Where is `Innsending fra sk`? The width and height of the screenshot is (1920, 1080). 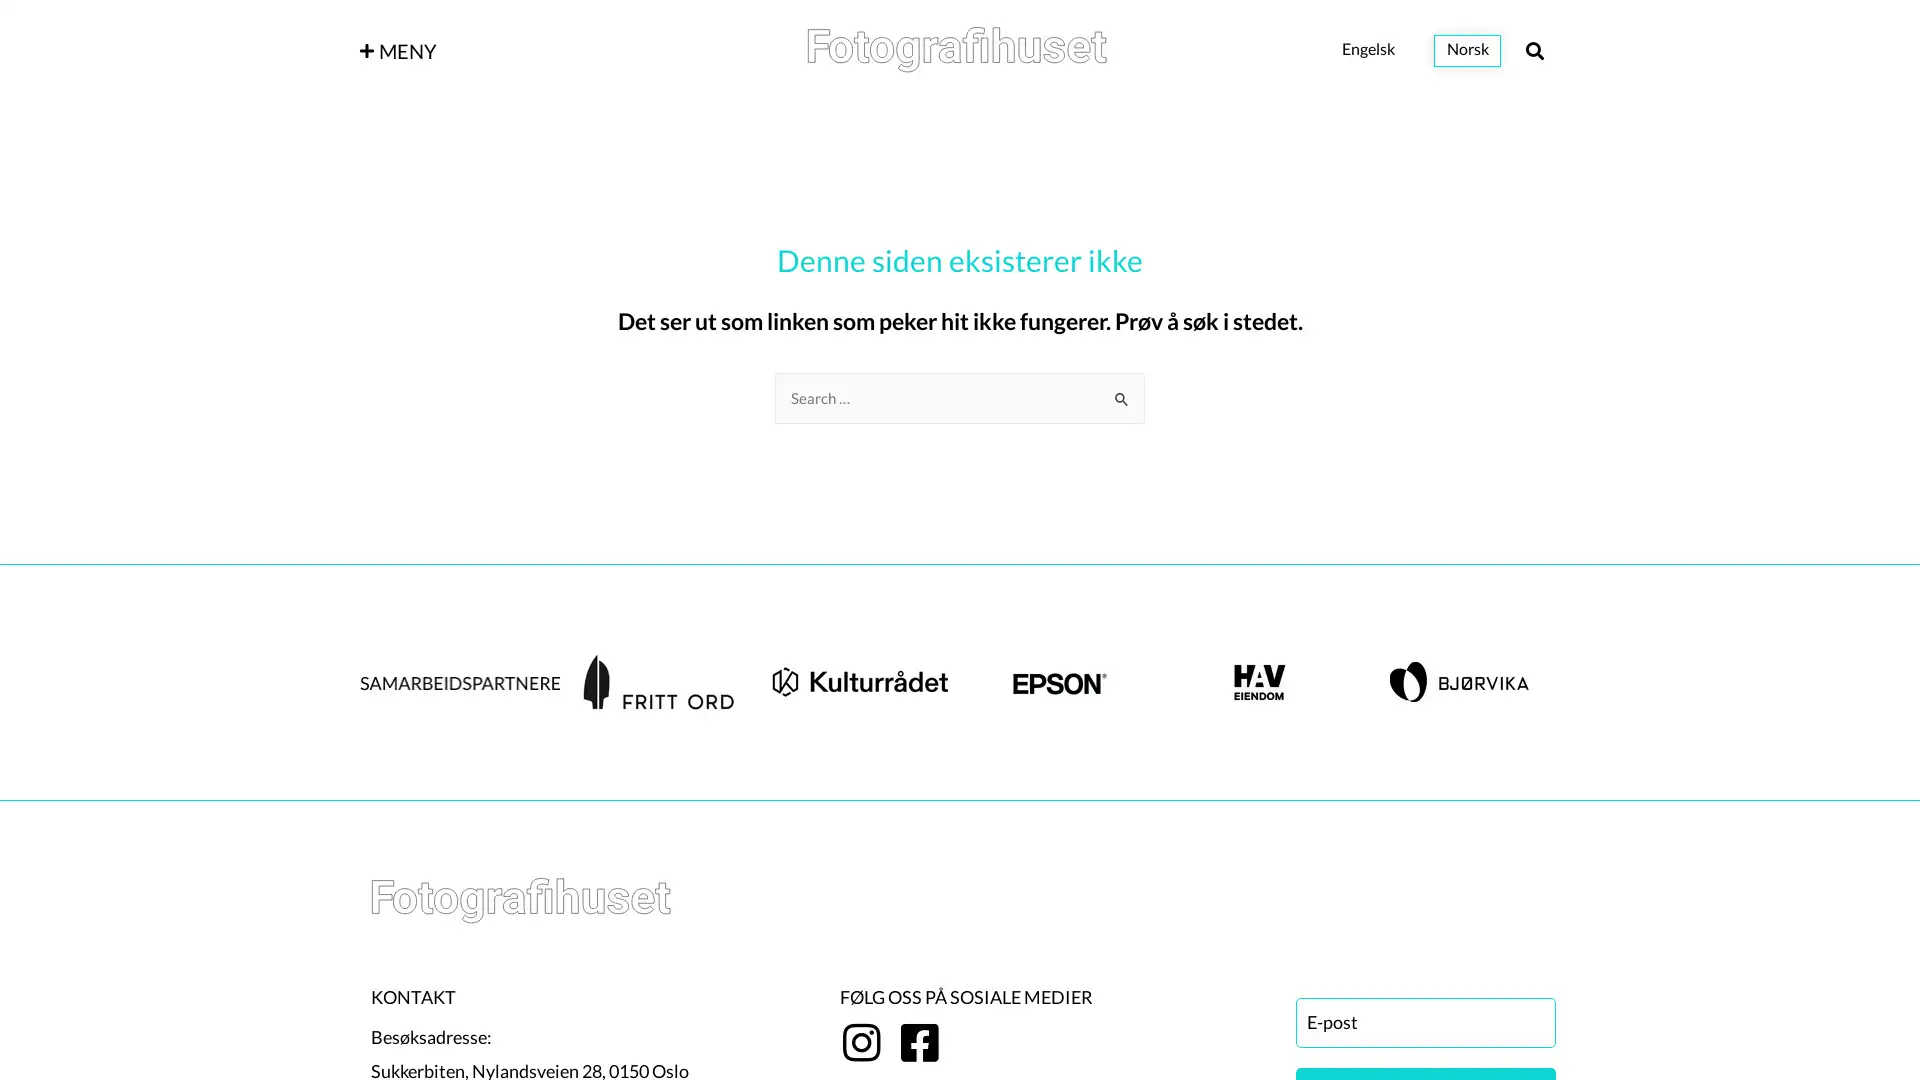
Innsending fra sk is located at coordinates (1122, 398).